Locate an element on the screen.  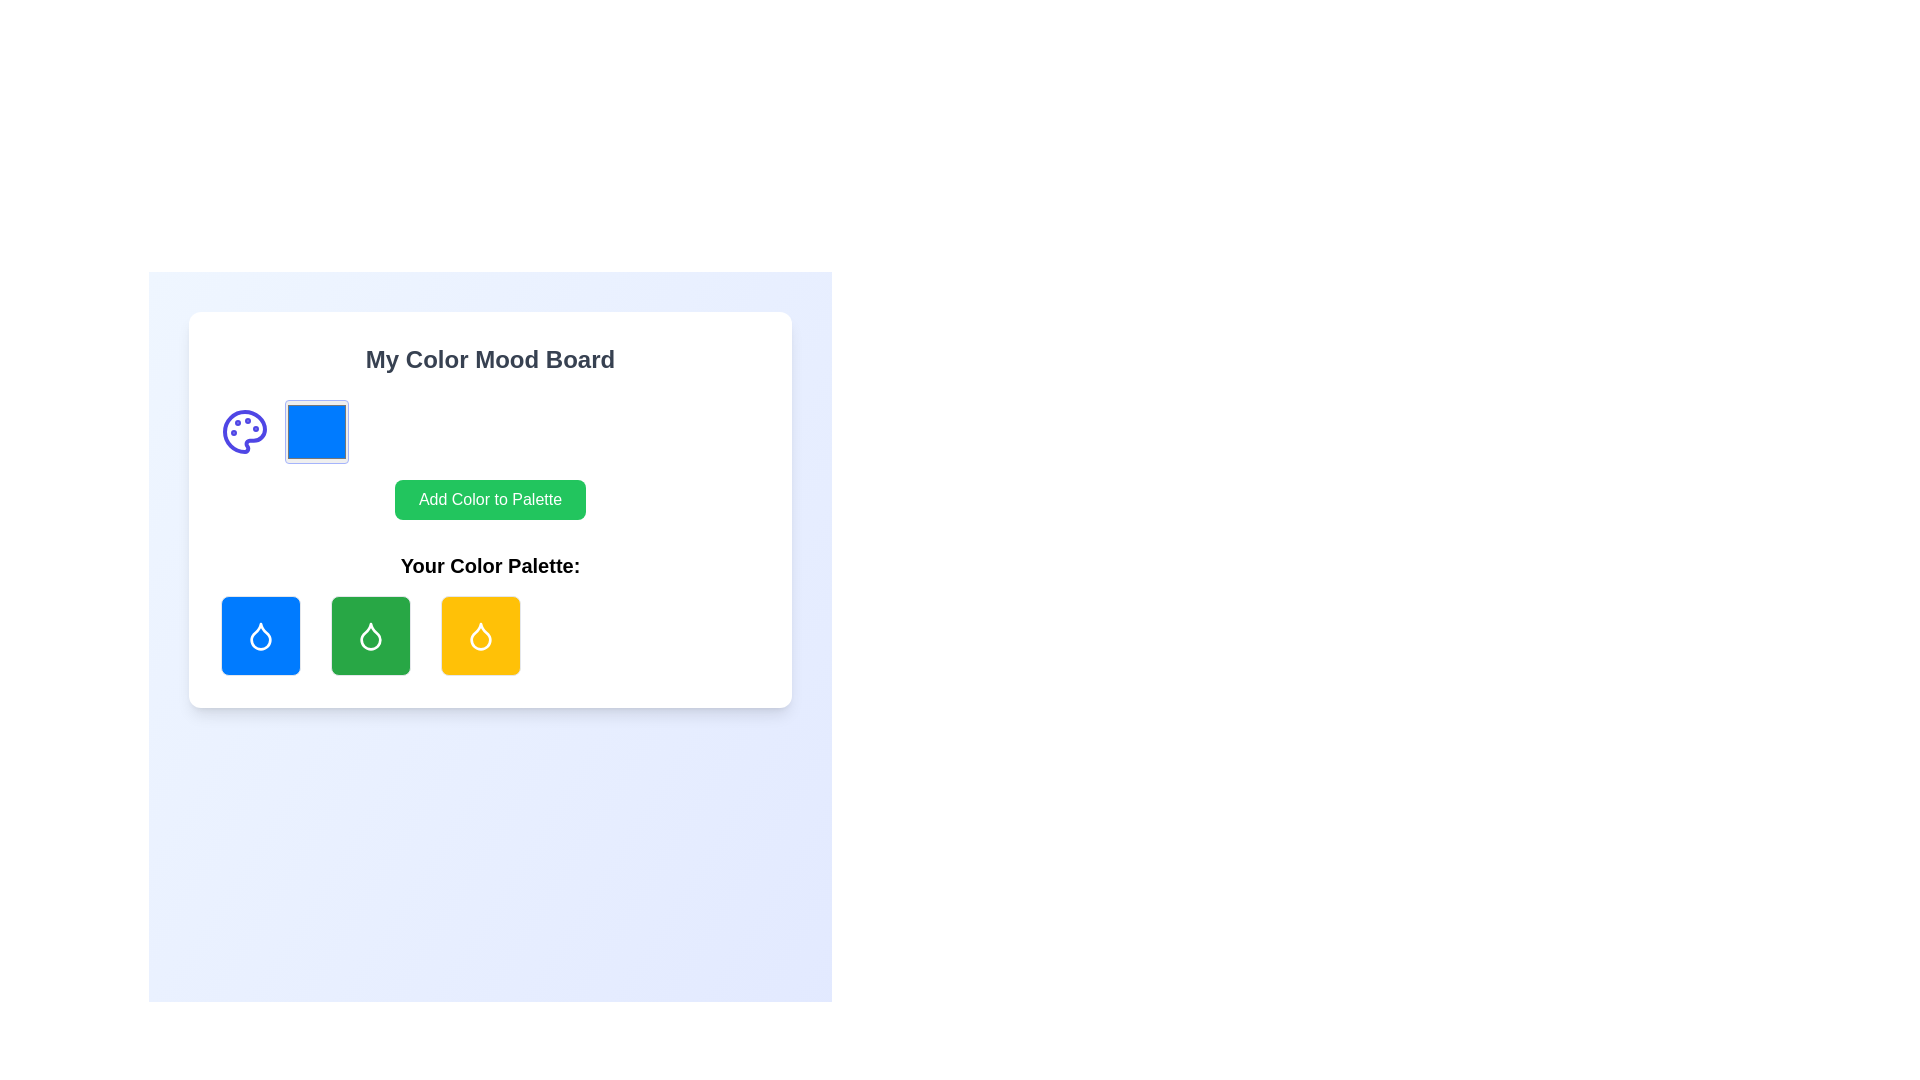
the green square-shaped button with a white droplet icon, located in the center of the bottom row of the 'Your Color Palette' card is located at coordinates (371, 636).